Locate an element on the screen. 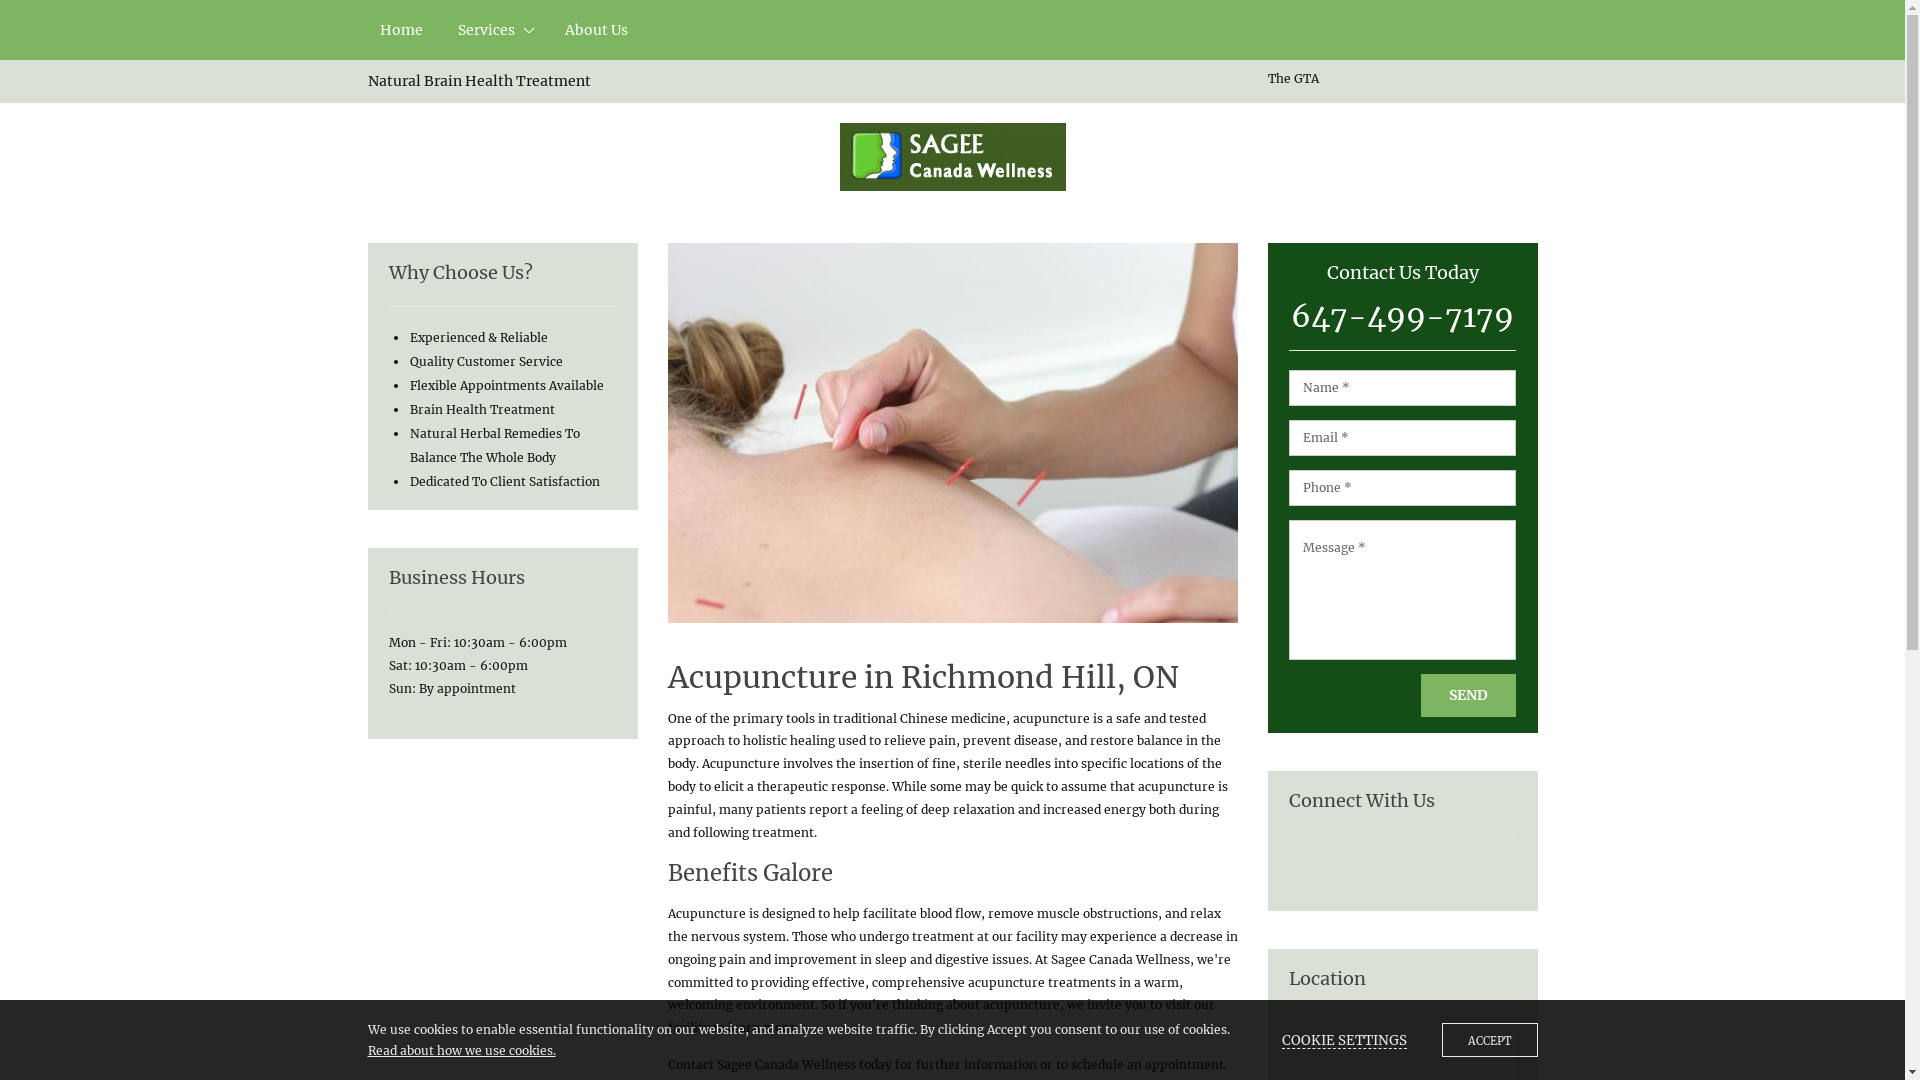 The height and width of the screenshot is (1080, 1920). 'About Us' is located at coordinates (594, 30).